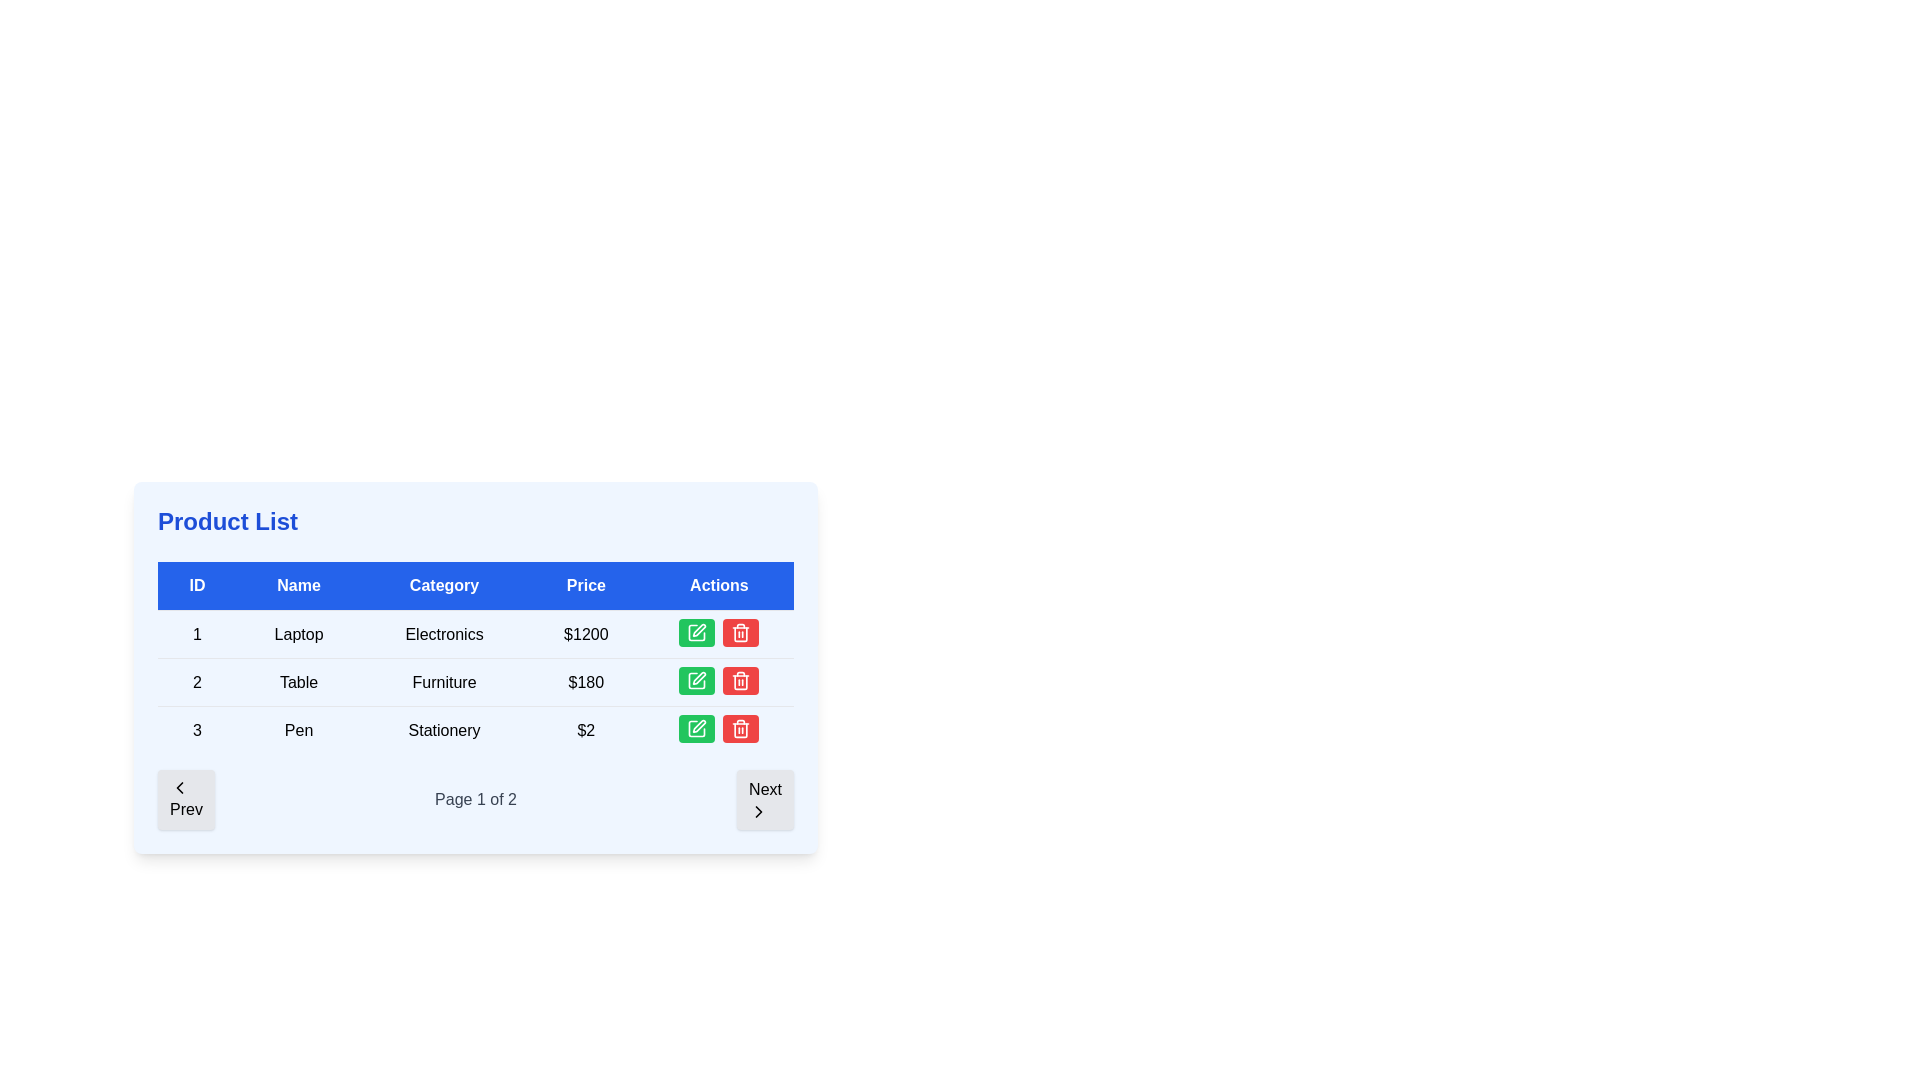 This screenshot has height=1080, width=1920. Describe the element at coordinates (197, 585) in the screenshot. I see `the Table Header element that indicates the column for IDs, which is located at the top left of the table layout` at that location.